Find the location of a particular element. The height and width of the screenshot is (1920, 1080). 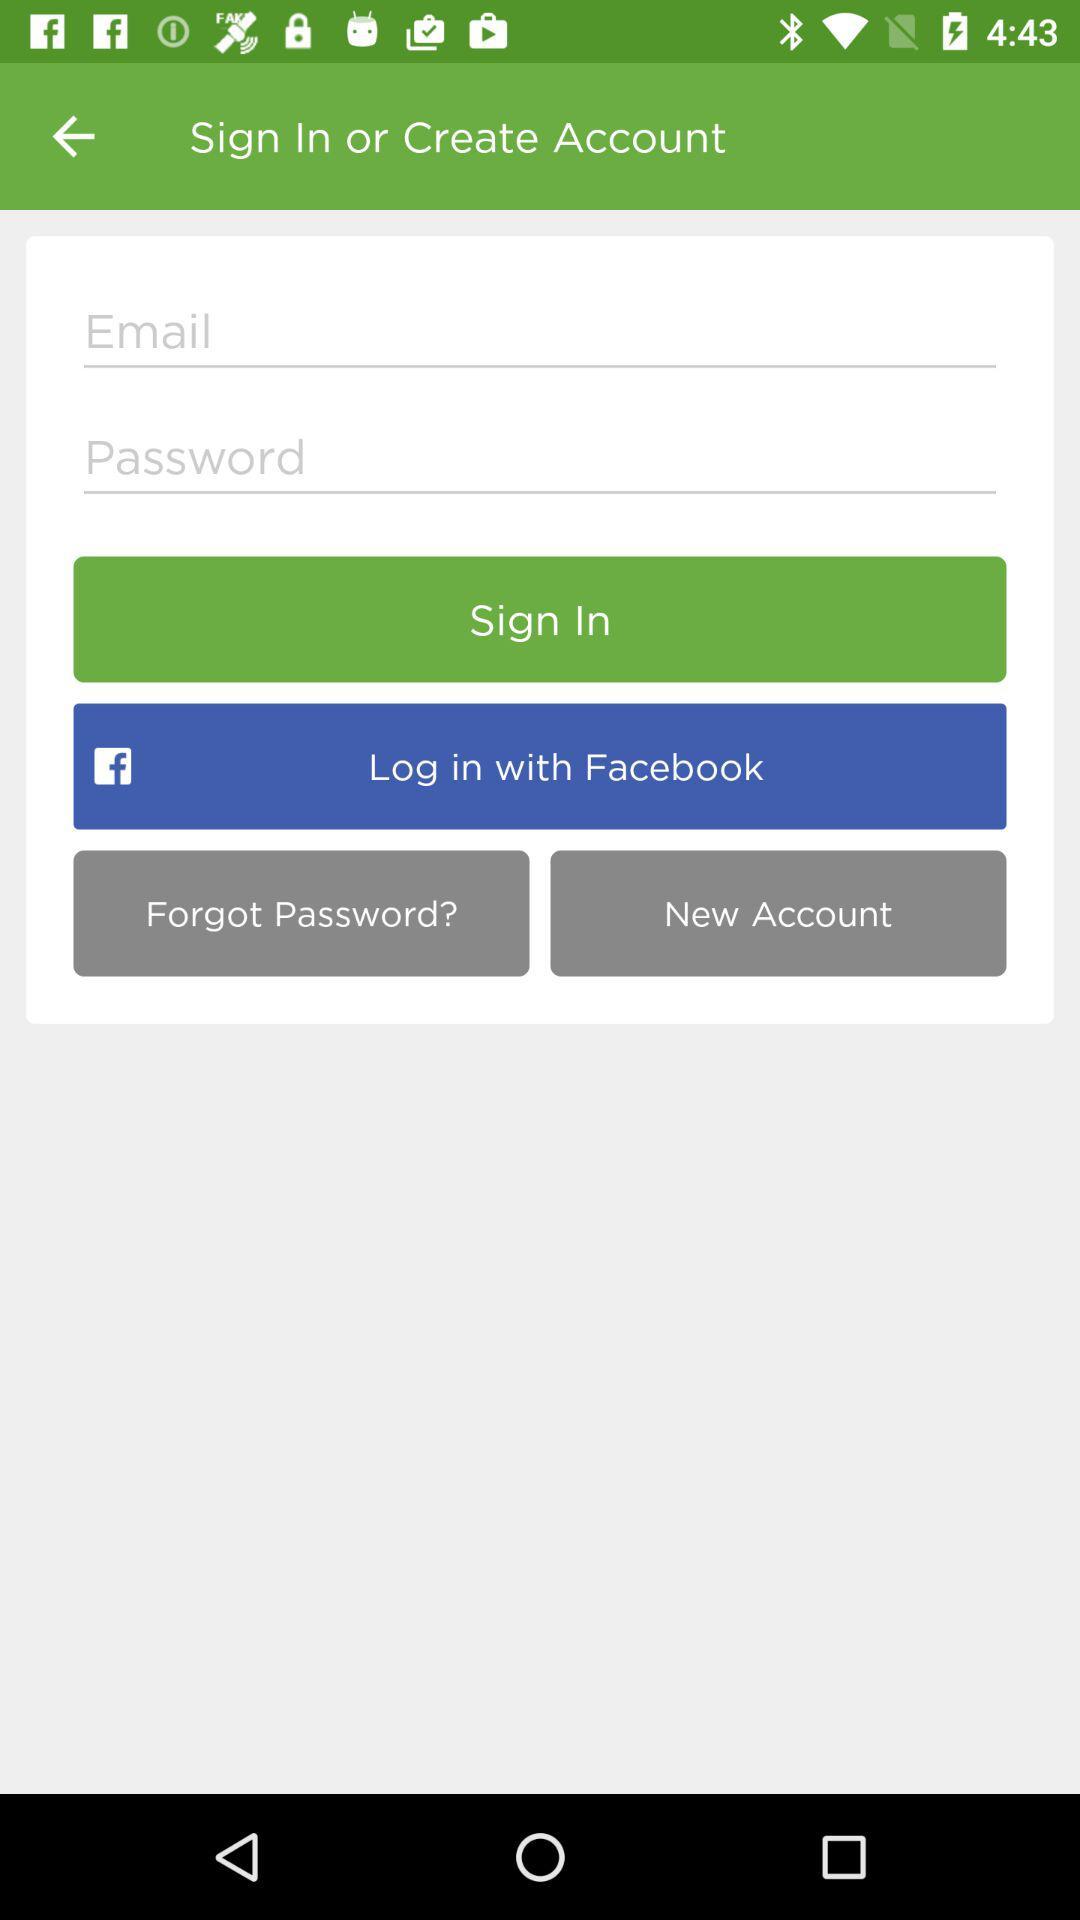

input email adress is located at coordinates (540, 336).